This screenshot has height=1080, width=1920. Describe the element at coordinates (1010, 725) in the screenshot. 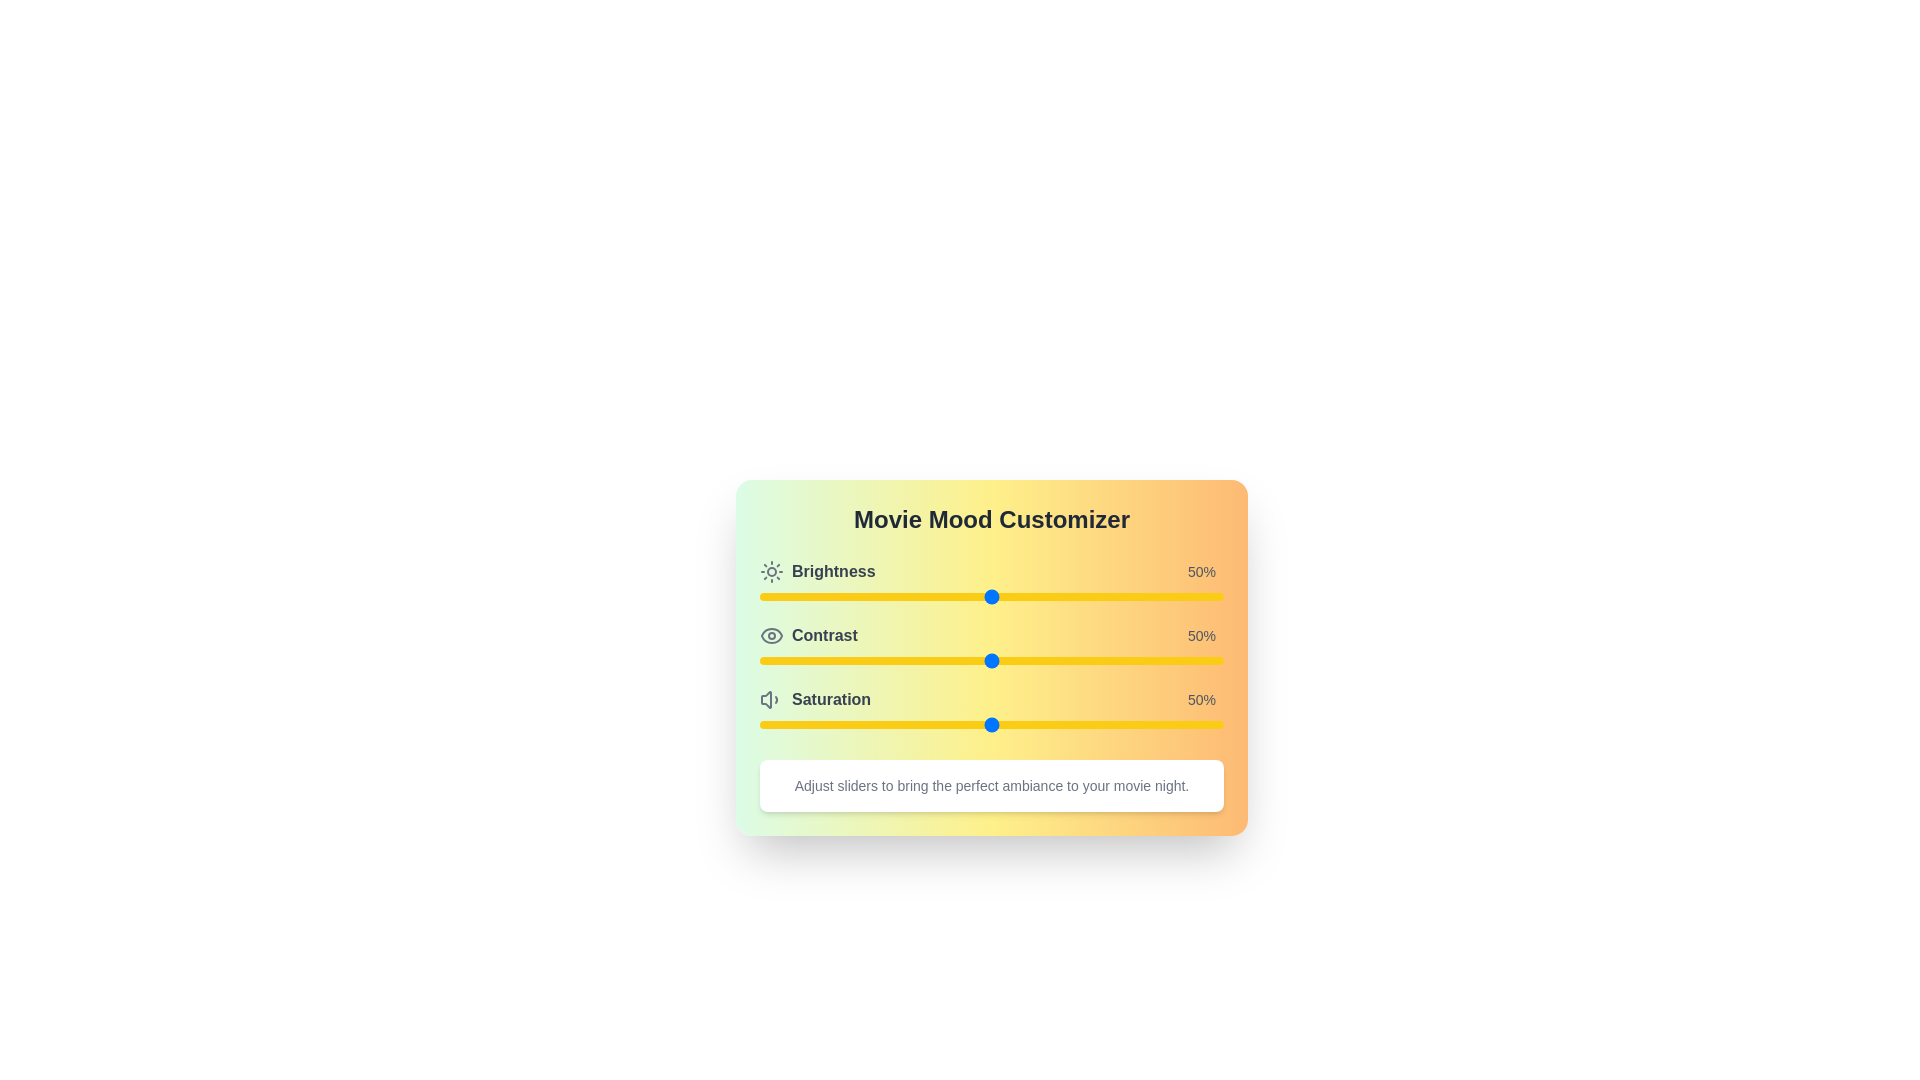

I see `the slider` at that location.